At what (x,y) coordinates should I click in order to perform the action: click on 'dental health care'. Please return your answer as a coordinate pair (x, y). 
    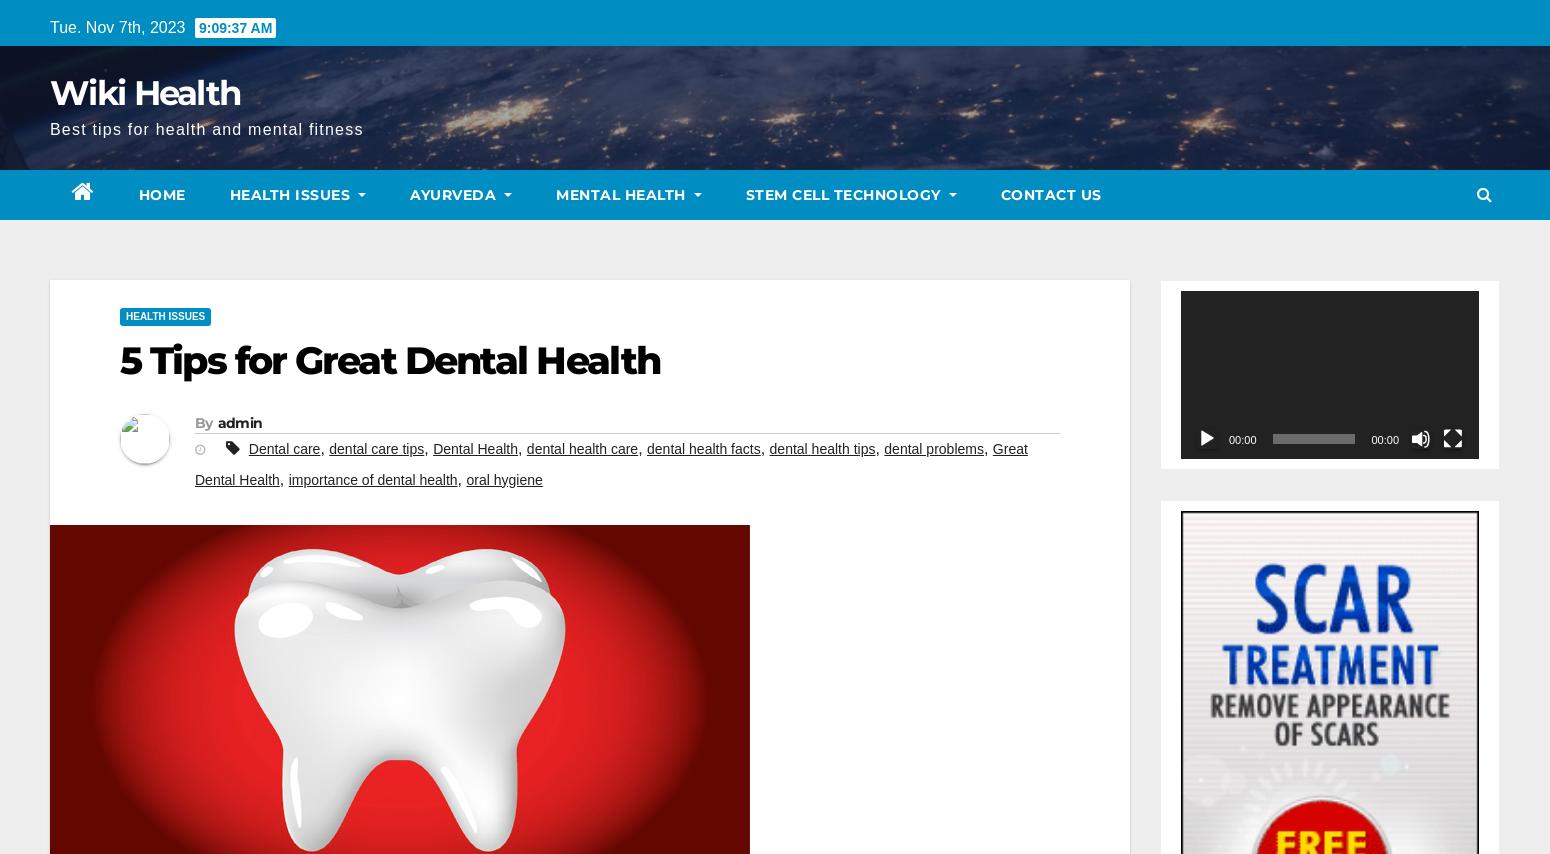
    Looking at the image, I should click on (582, 447).